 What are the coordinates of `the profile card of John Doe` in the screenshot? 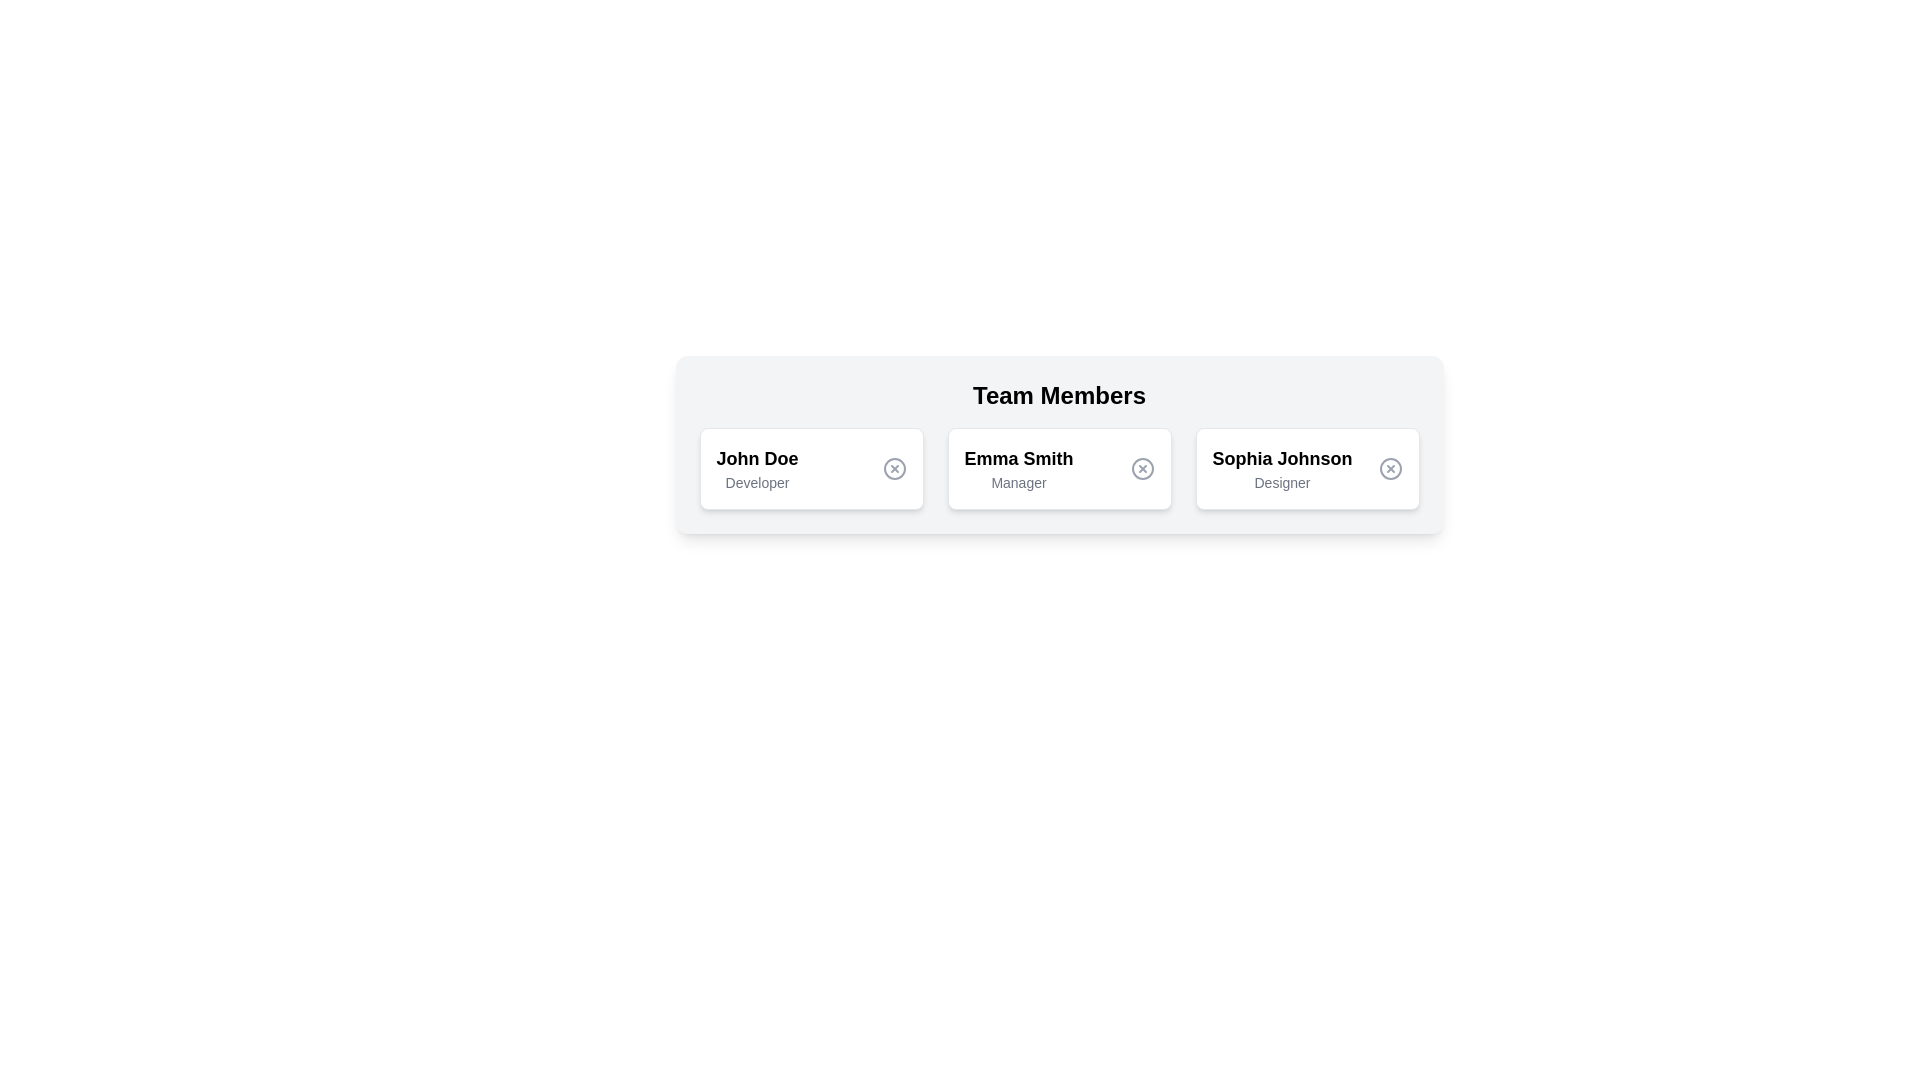 It's located at (811, 469).